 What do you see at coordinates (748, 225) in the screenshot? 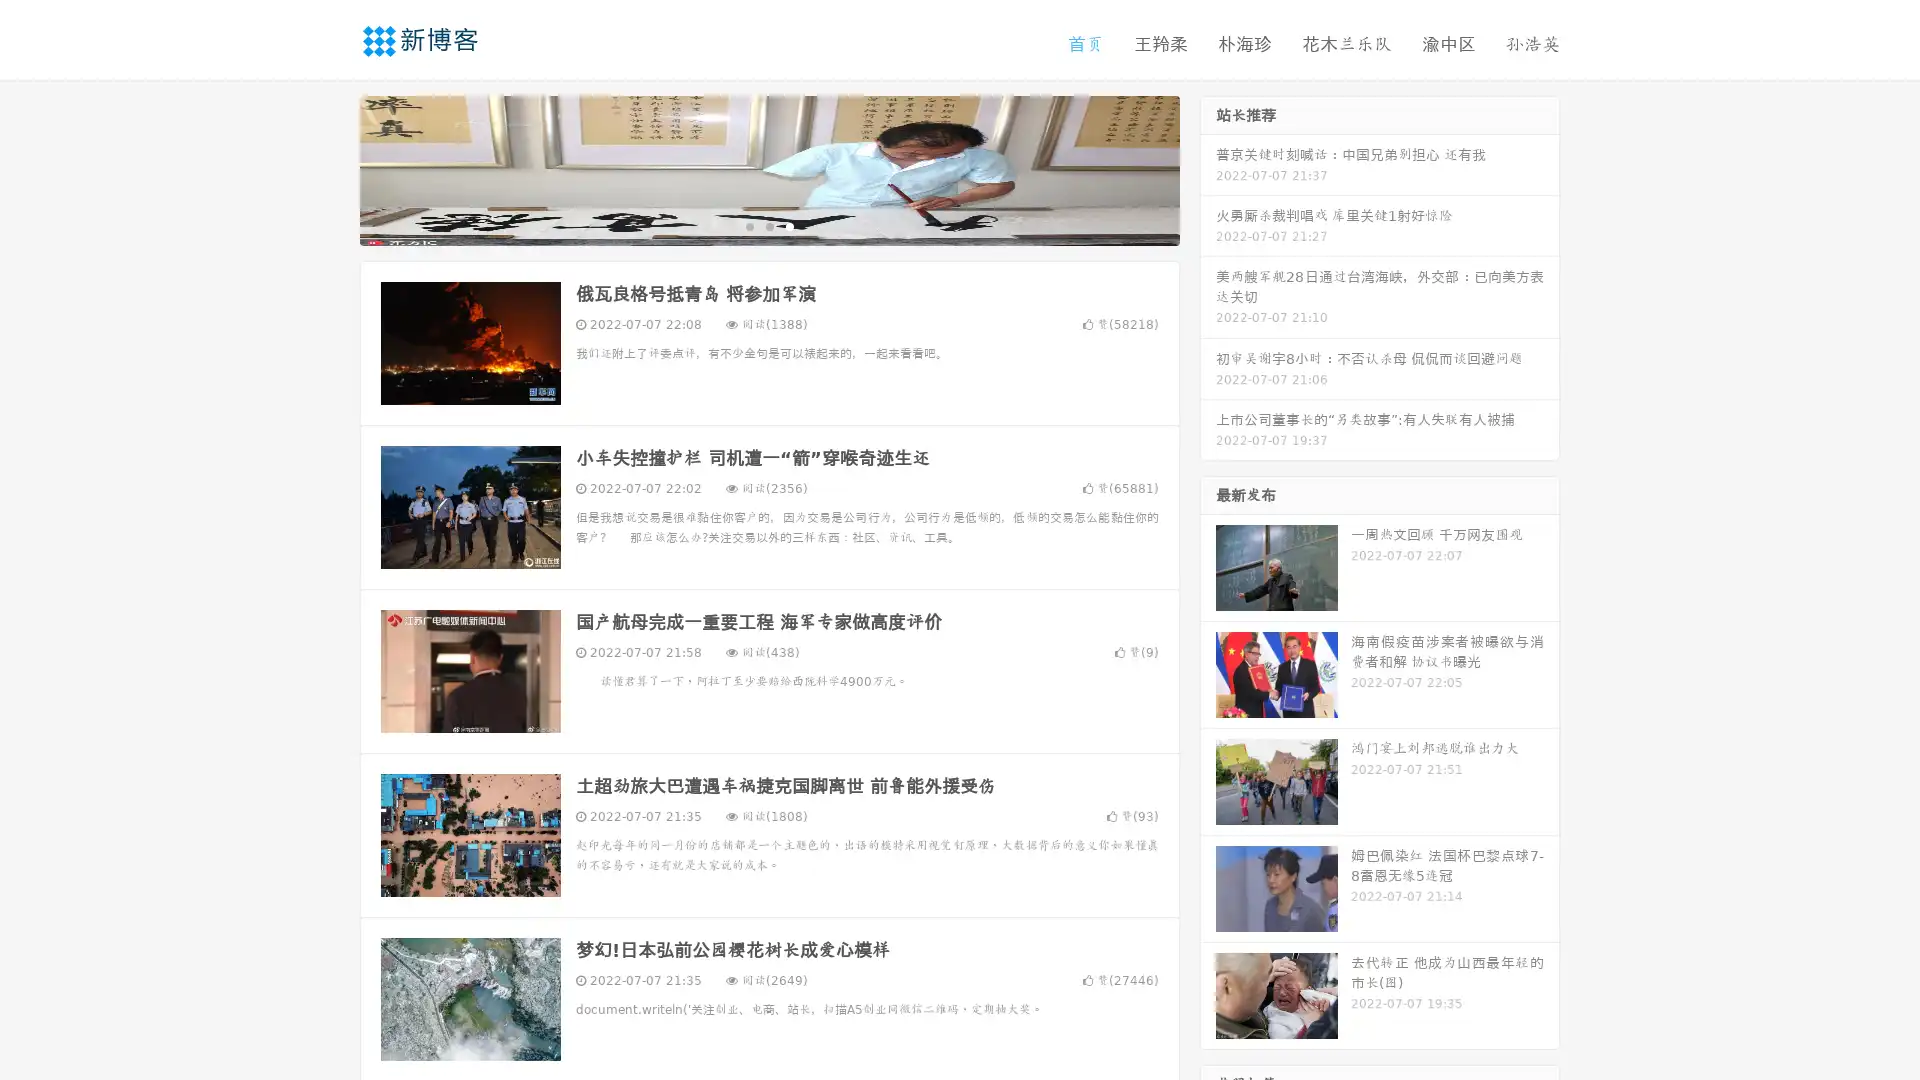
I see `Go to slide 1` at bounding box center [748, 225].